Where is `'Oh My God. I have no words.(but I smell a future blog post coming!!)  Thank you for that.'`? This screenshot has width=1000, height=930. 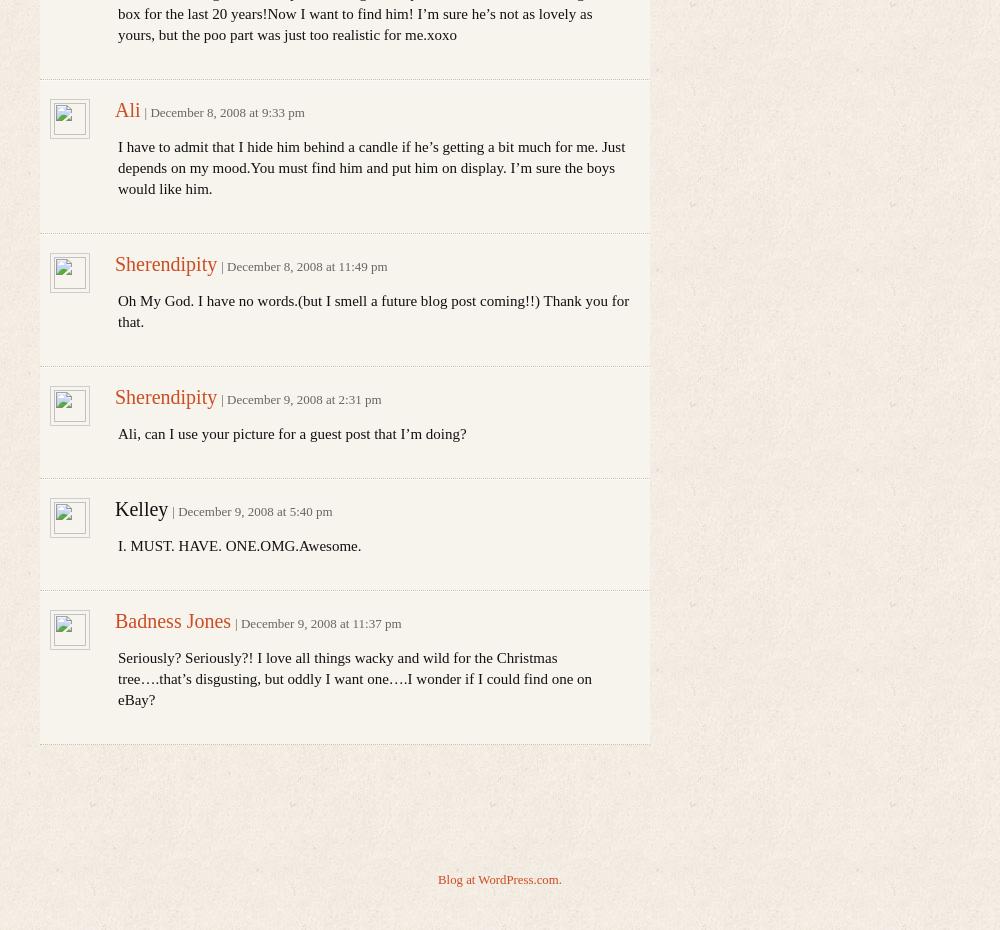
'Oh My God. I have no words.(but I smell a future blog post coming!!)  Thank you for that.' is located at coordinates (117, 310).